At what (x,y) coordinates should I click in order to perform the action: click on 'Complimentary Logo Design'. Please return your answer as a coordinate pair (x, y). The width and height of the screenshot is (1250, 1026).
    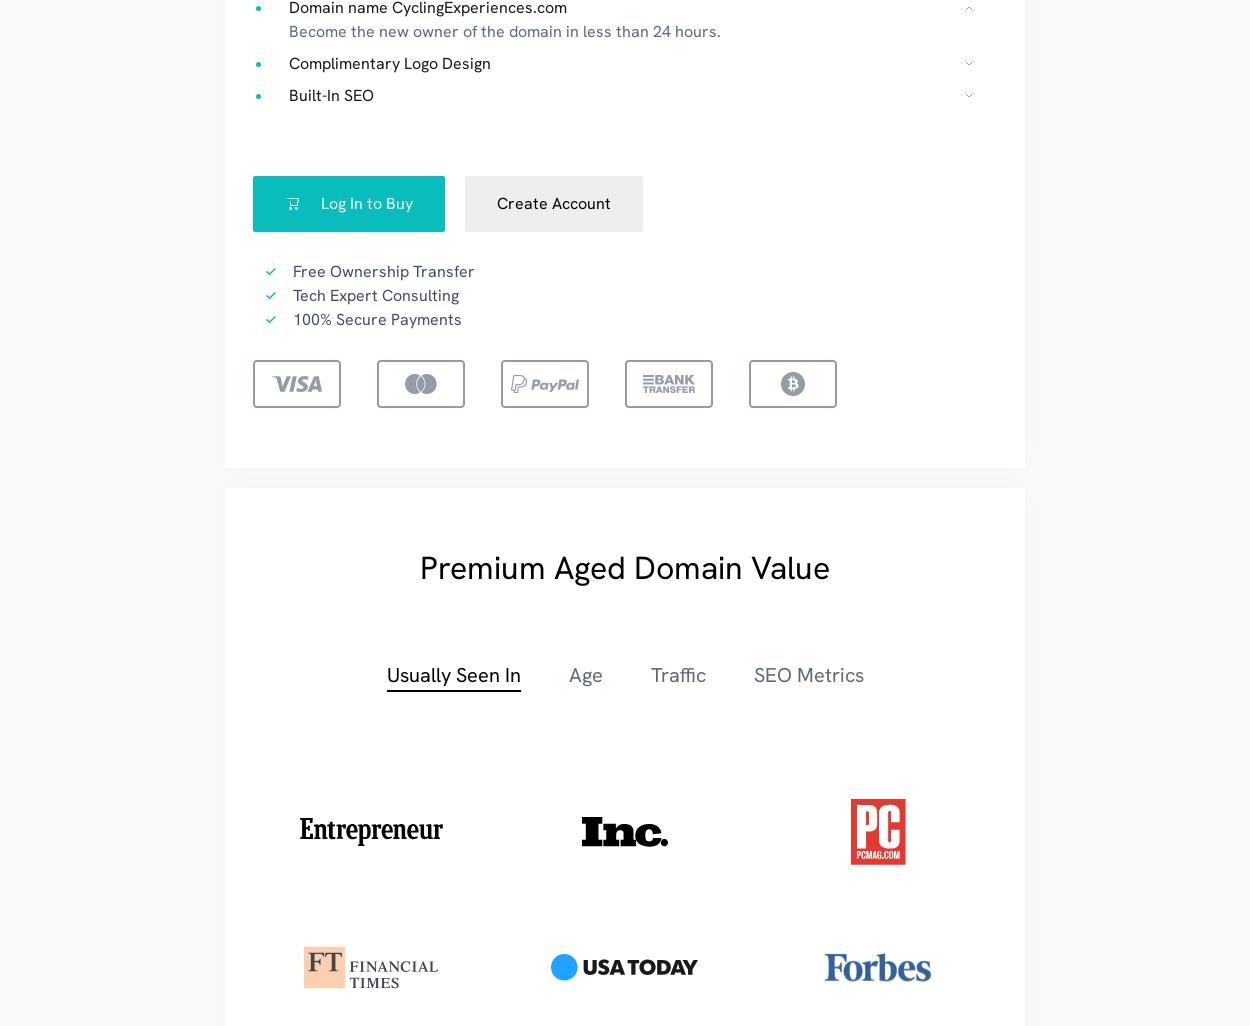
    Looking at the image, I should click on (390, 62).